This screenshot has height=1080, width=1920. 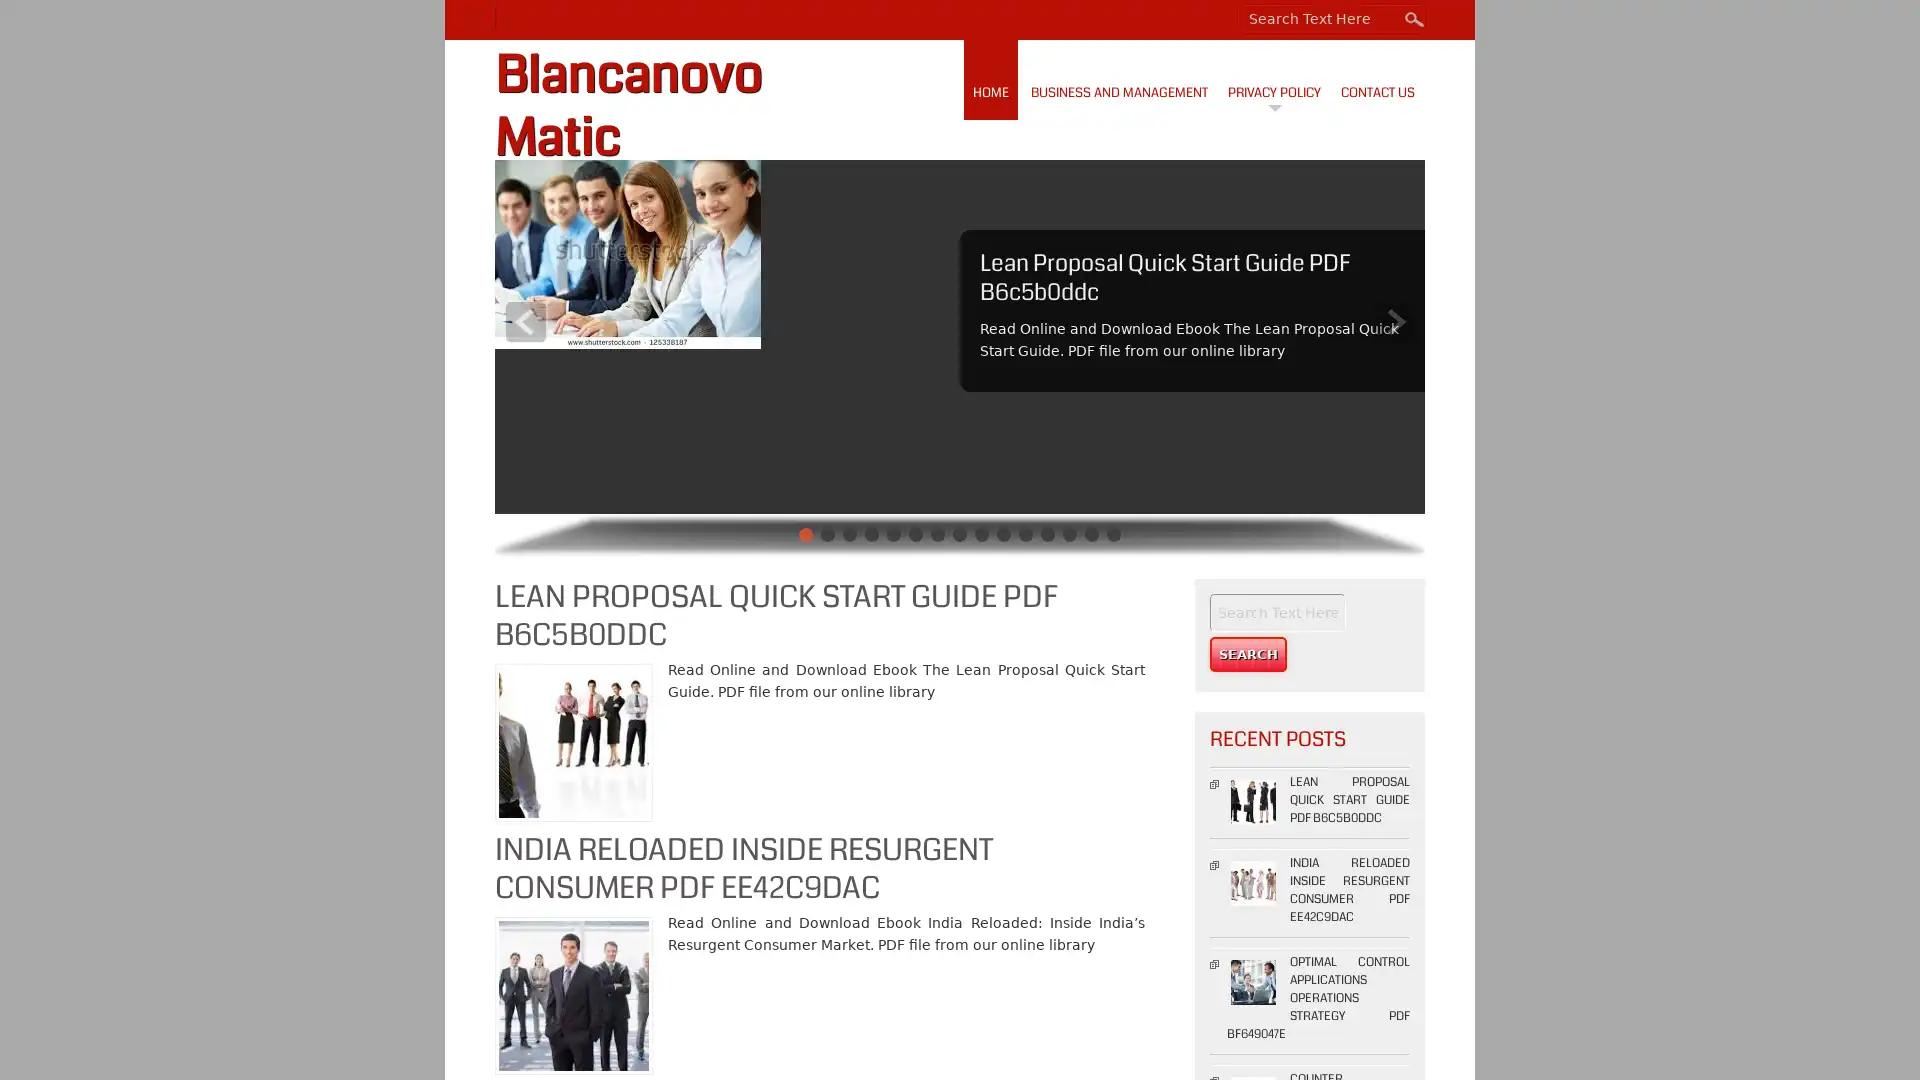 What do you see at coordinates (1247, 654) in the screenshot?
I see `Search` at bounding box center [1247, 654].